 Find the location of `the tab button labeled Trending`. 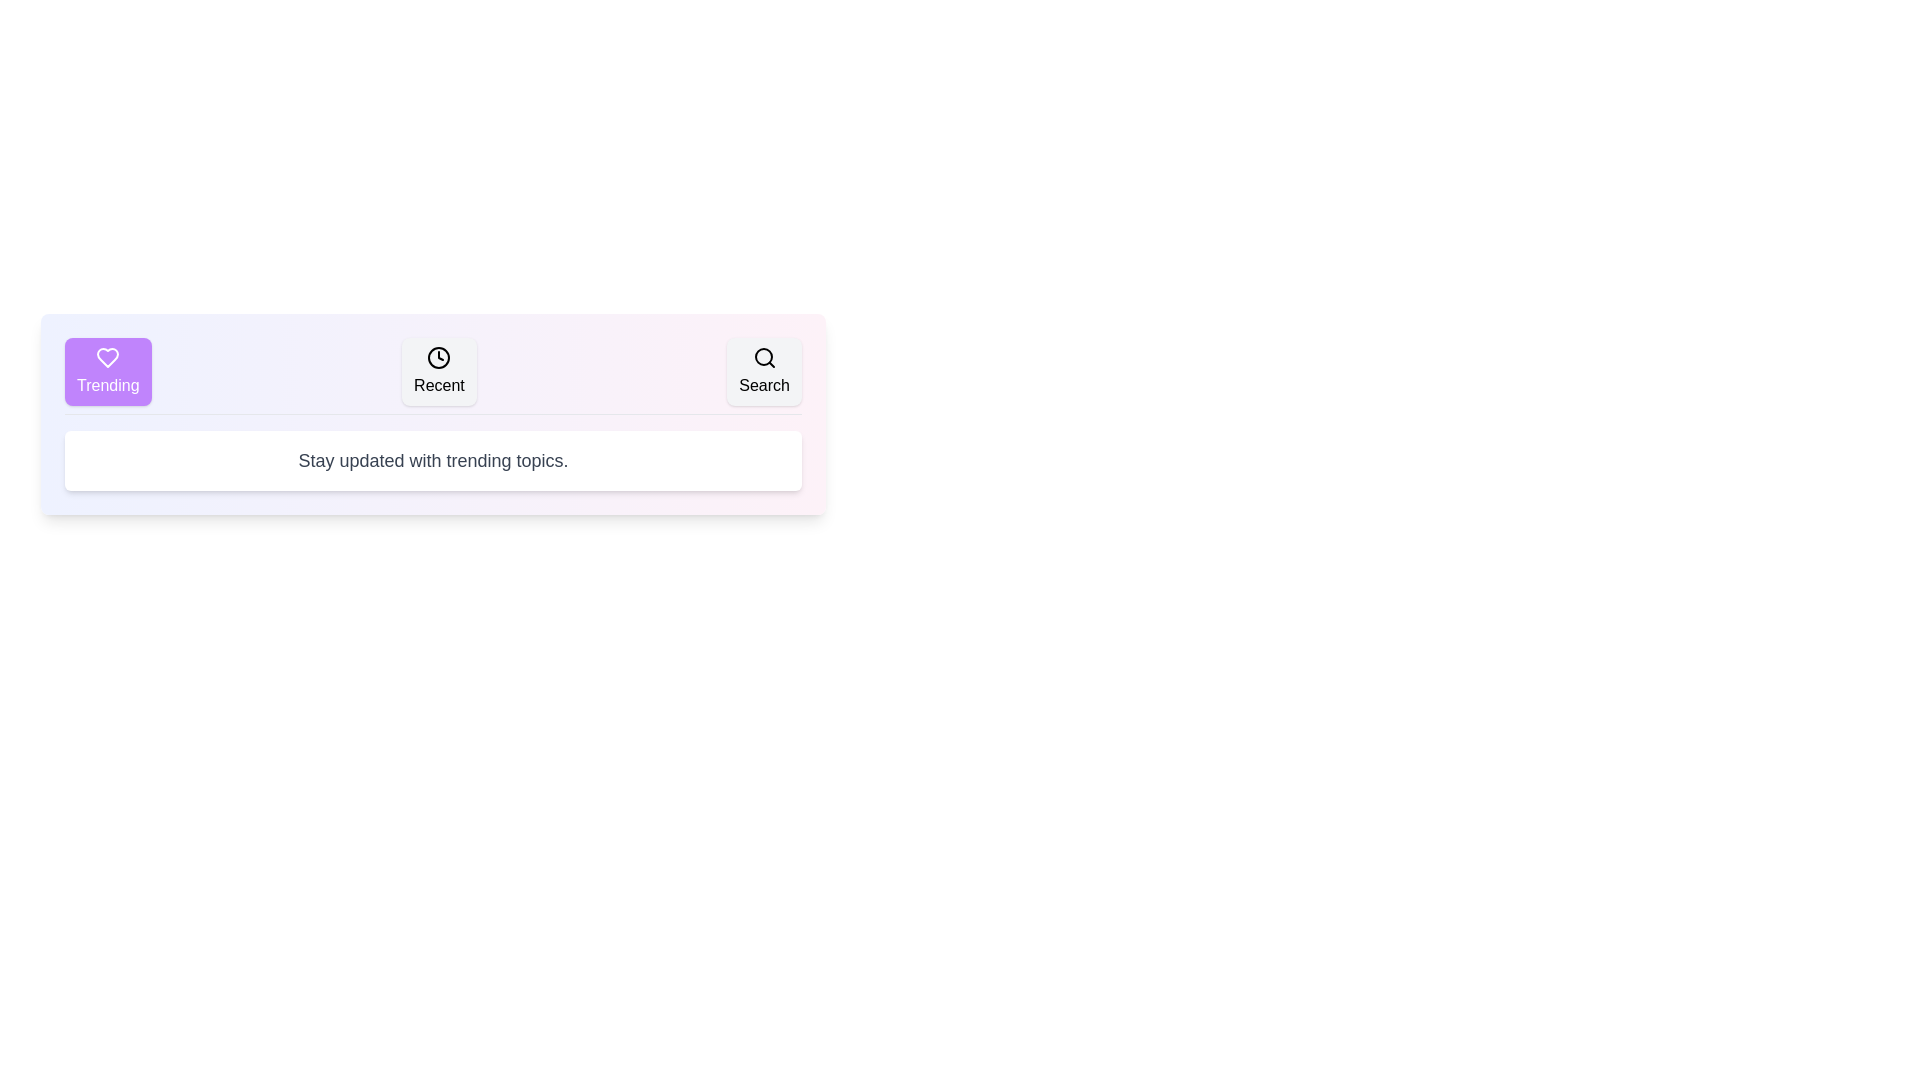

the tab button labeled Trending is located at coordinates (107, 371).